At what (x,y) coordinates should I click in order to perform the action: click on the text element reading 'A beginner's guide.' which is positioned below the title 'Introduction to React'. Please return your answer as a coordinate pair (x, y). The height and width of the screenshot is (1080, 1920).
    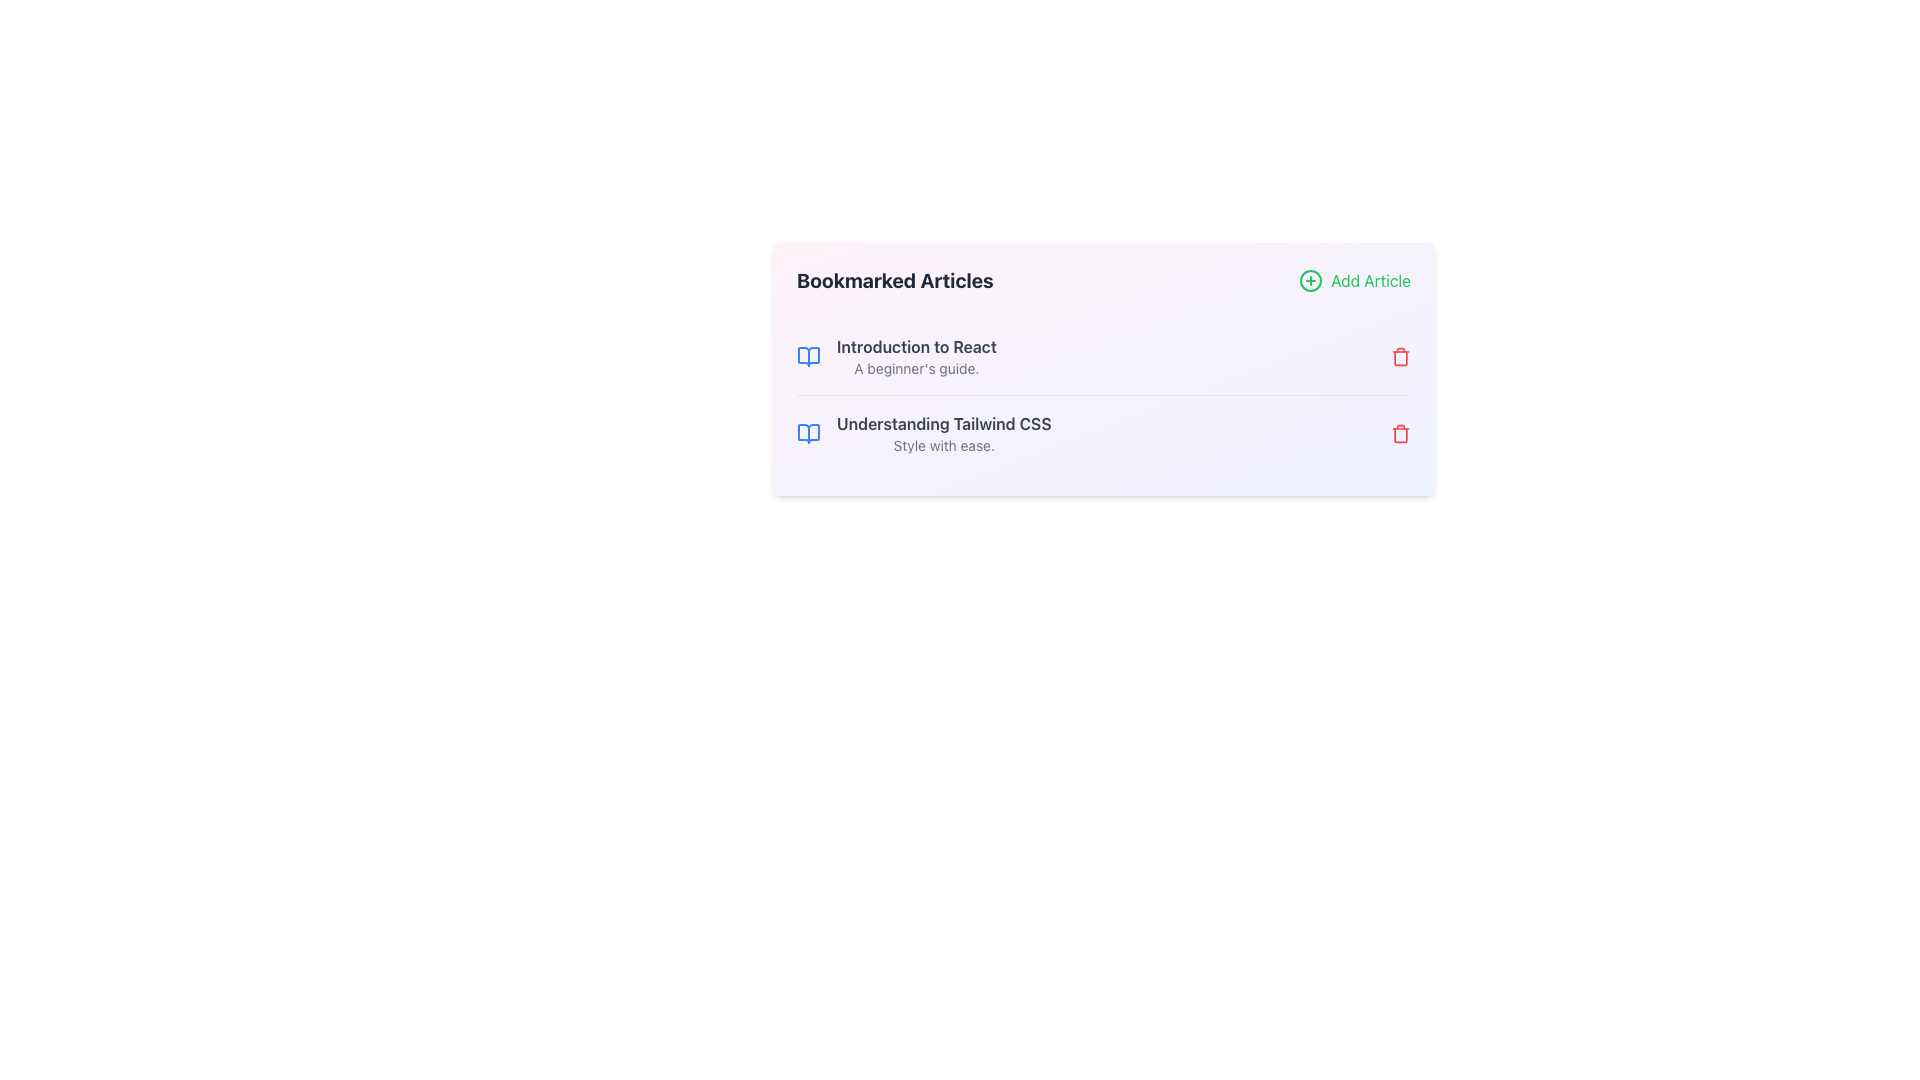
    Looking at the image, I should click on (915, 369).